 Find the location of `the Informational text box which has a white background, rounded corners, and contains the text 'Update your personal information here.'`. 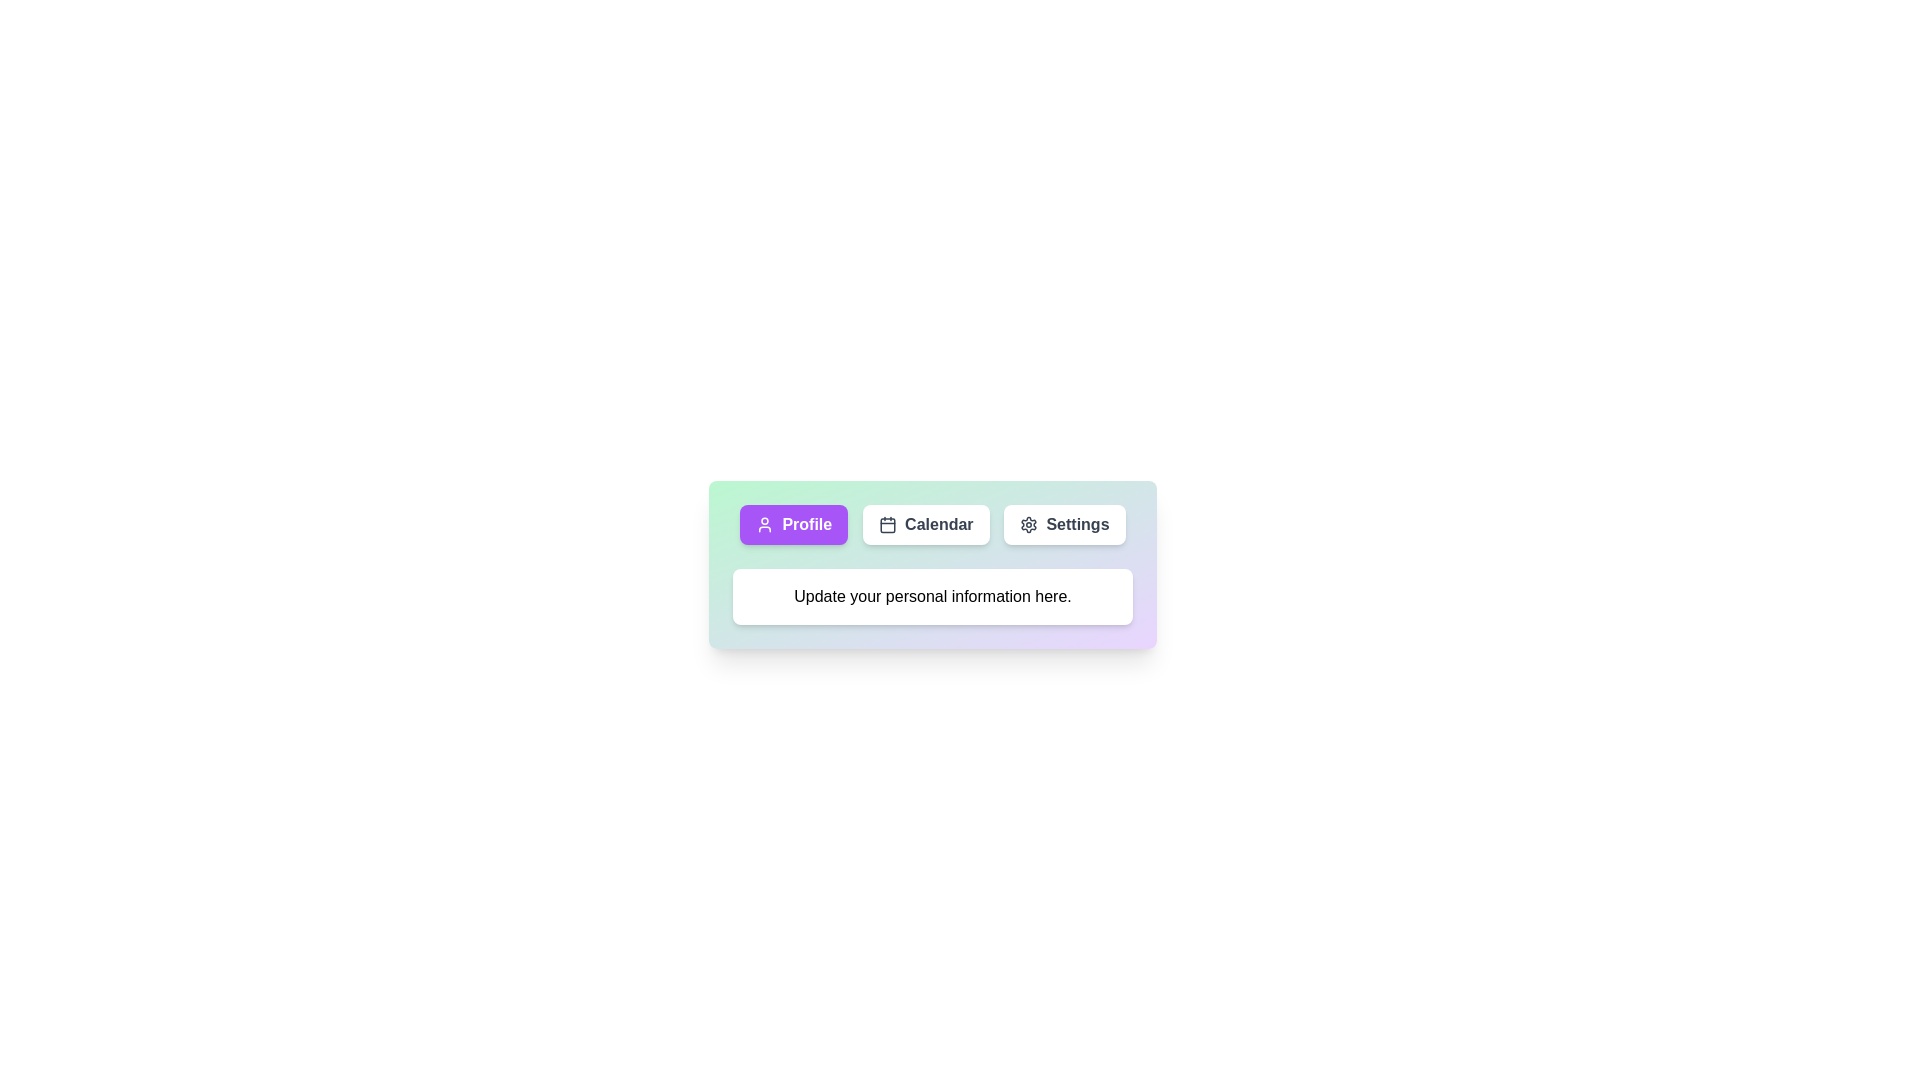

the Informational text box which has a white background, rounded corners, and contains the text 'Update your personal information here.' is located at coordinates (931, 596).